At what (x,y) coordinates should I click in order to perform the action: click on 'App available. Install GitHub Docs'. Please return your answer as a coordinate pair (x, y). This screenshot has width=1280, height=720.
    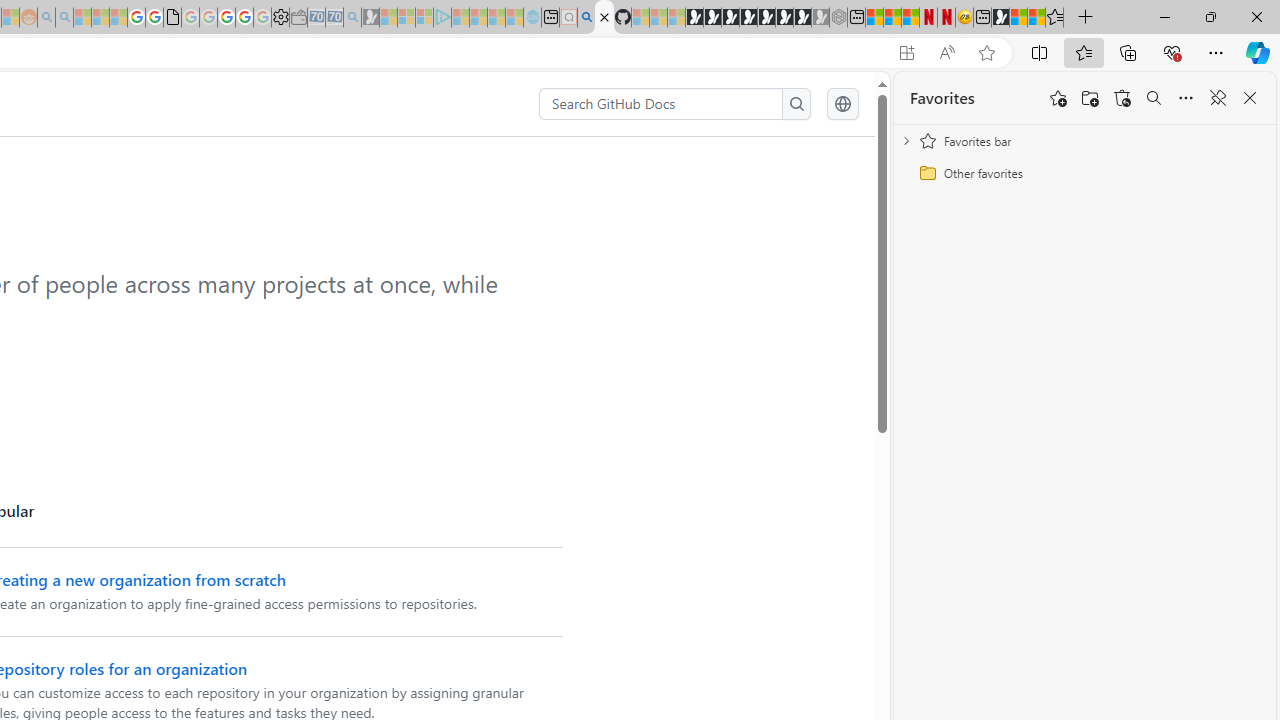
    Looking at the image, I should click on (905, 52).